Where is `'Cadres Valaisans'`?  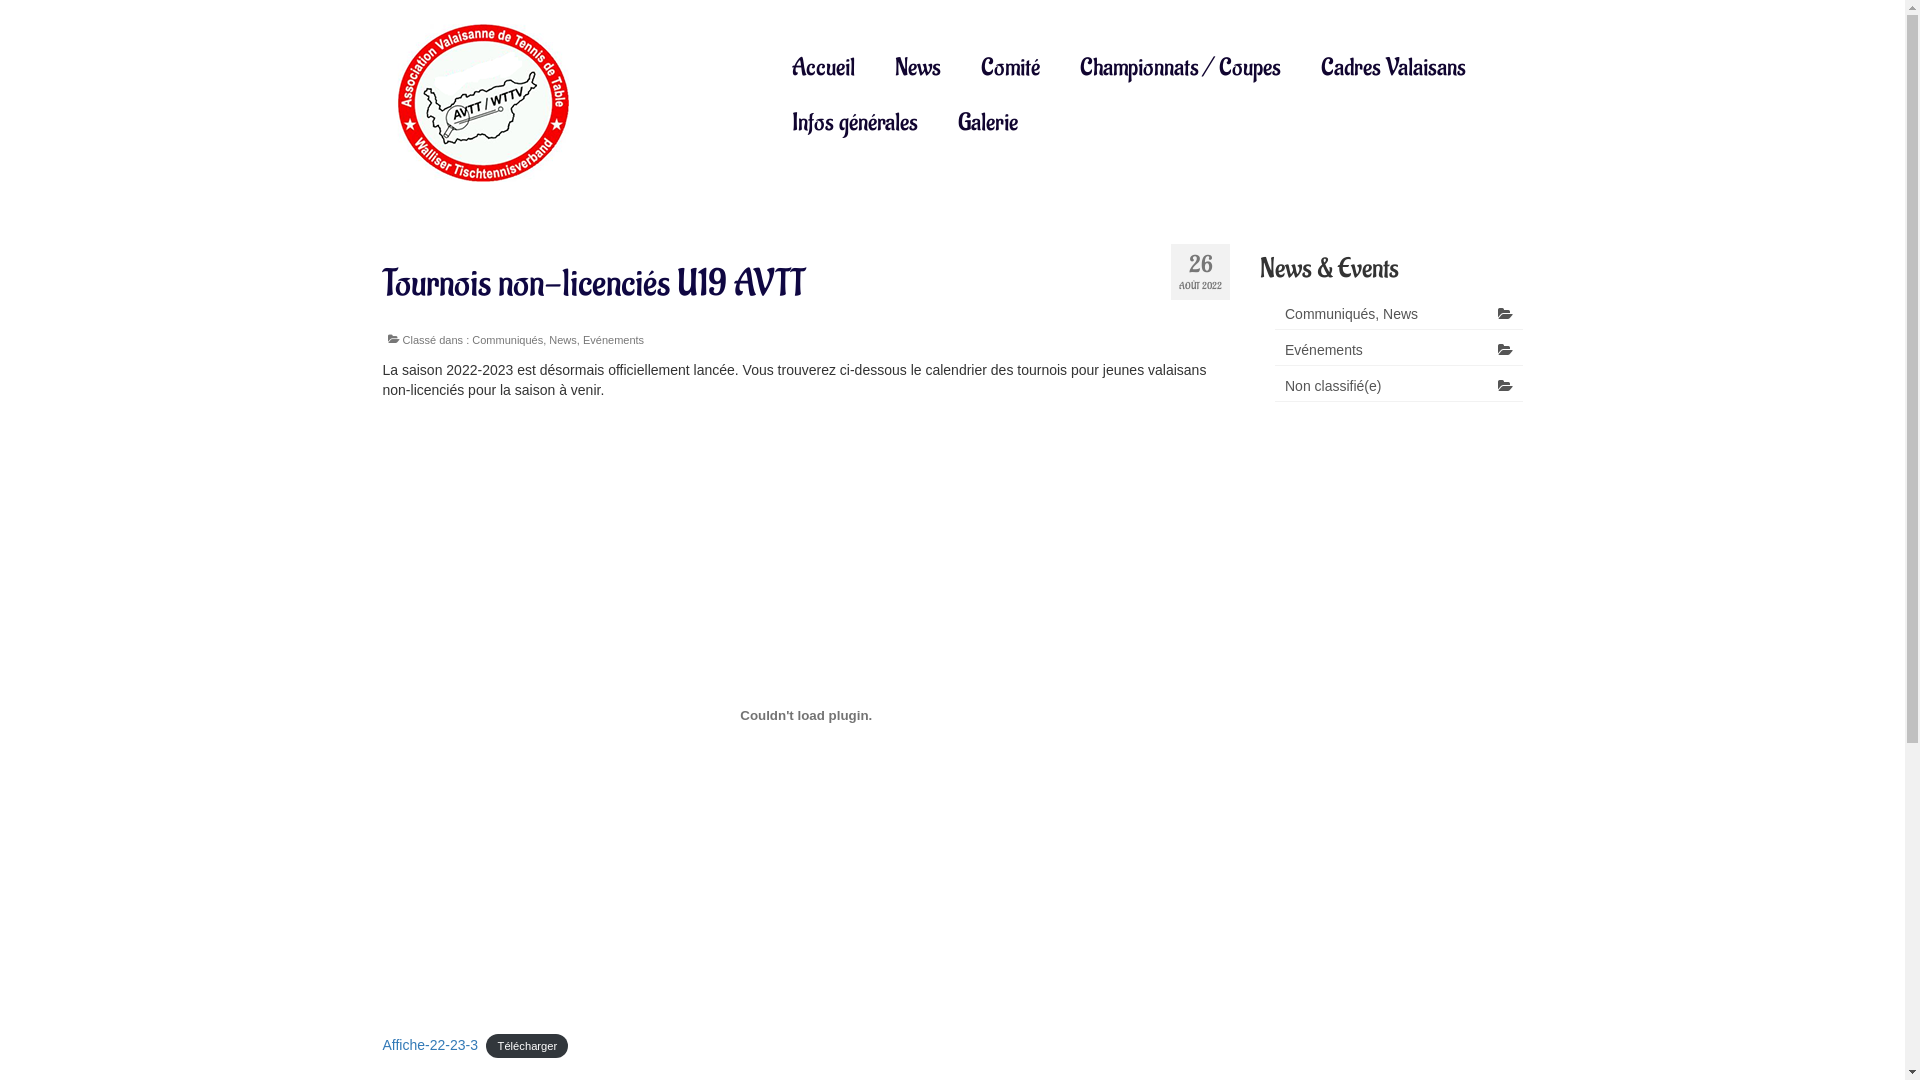
'Cadres Valaisans' is located at coordinates (1300, 66).